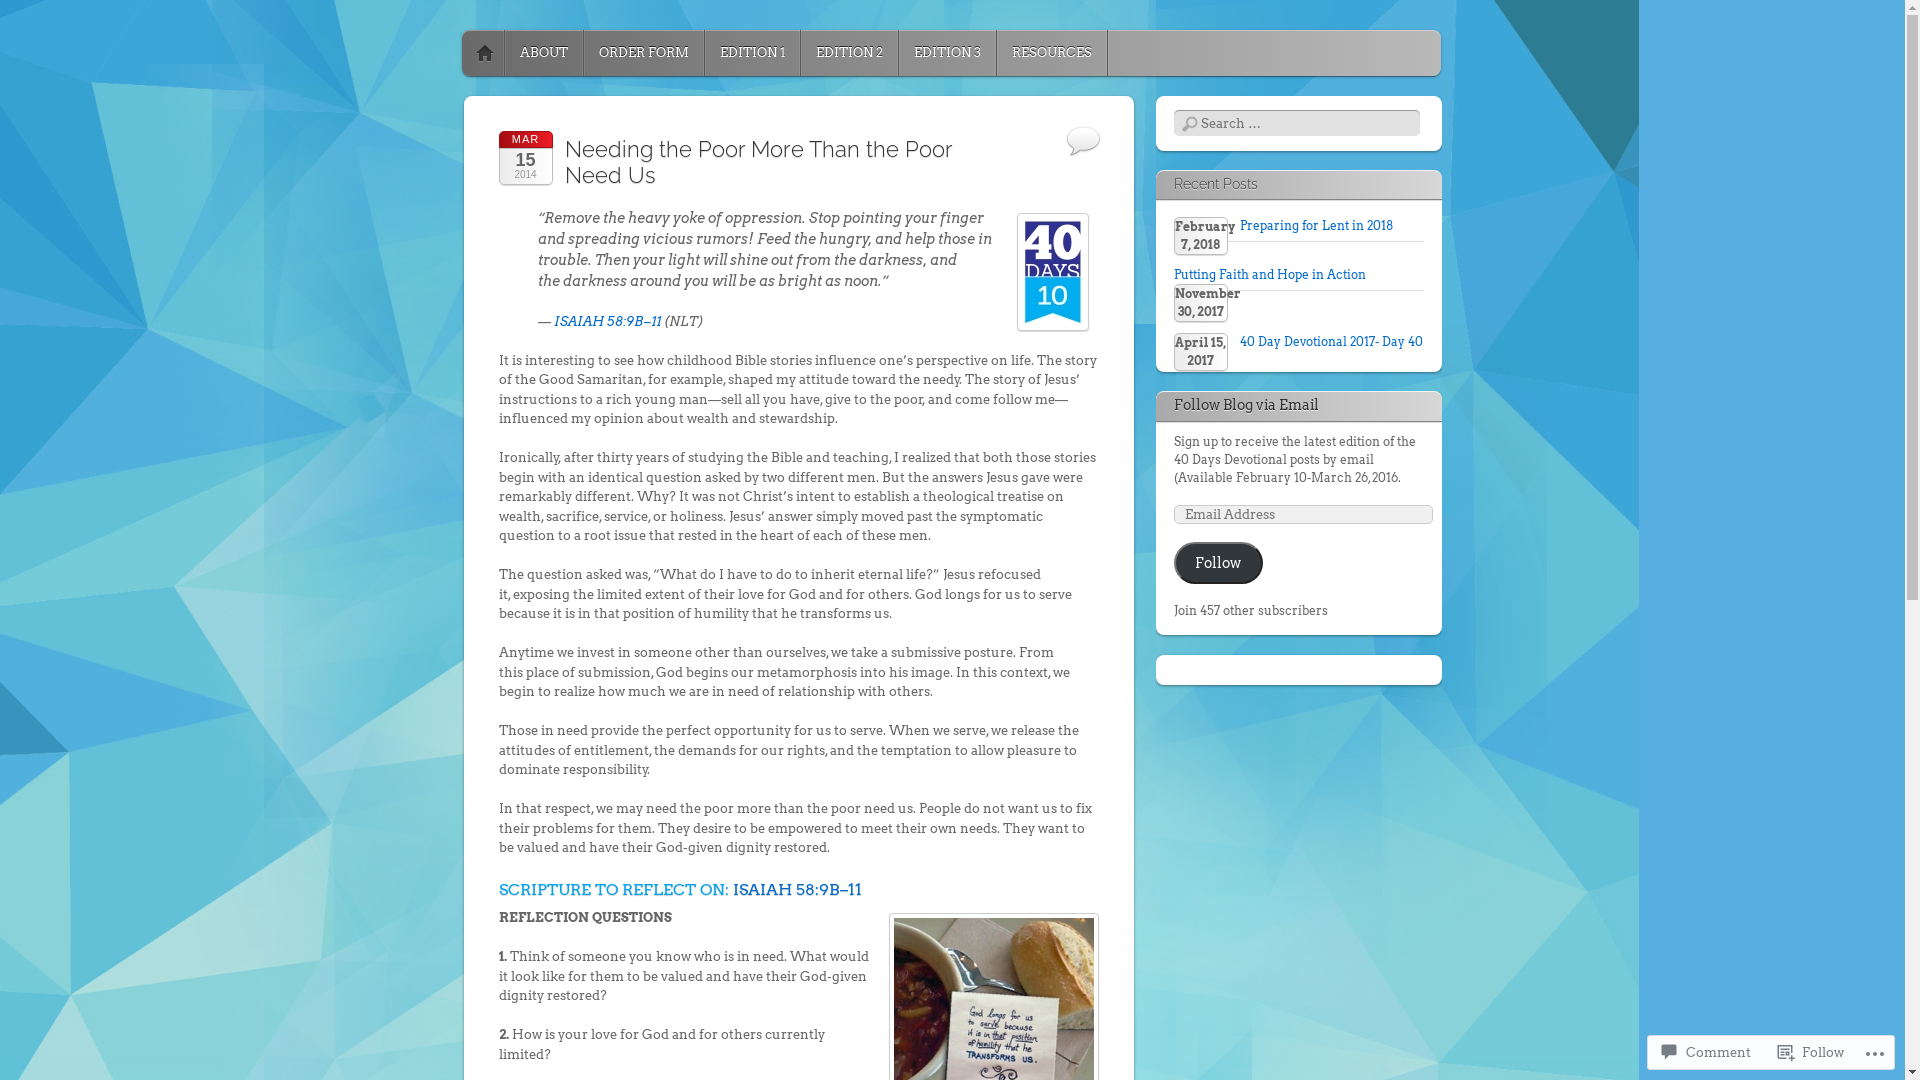 This screenshot has width=1920, height=1080. Describe the element at coordinates (1331, 340) in the screenshot. I see `'40 Day Devotional 2017- Day 40'` at that location.